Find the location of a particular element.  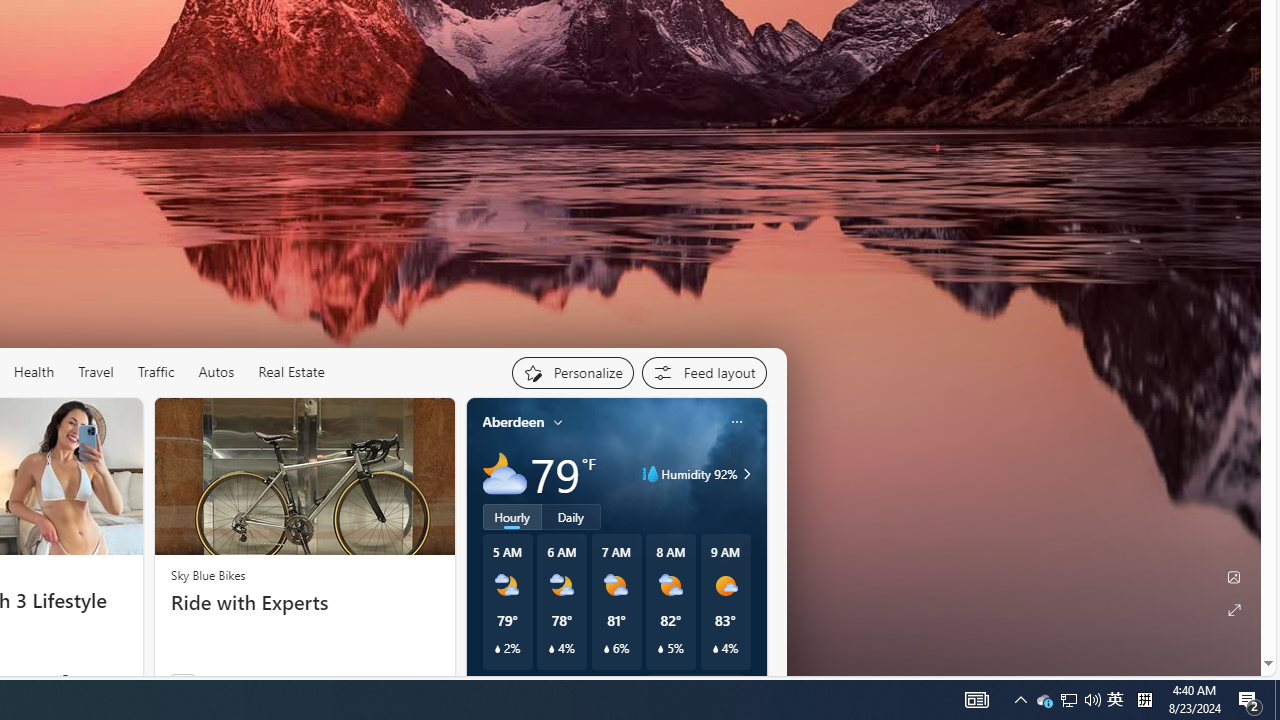

'Humidity 92%' is located at coordinates (743, 474).